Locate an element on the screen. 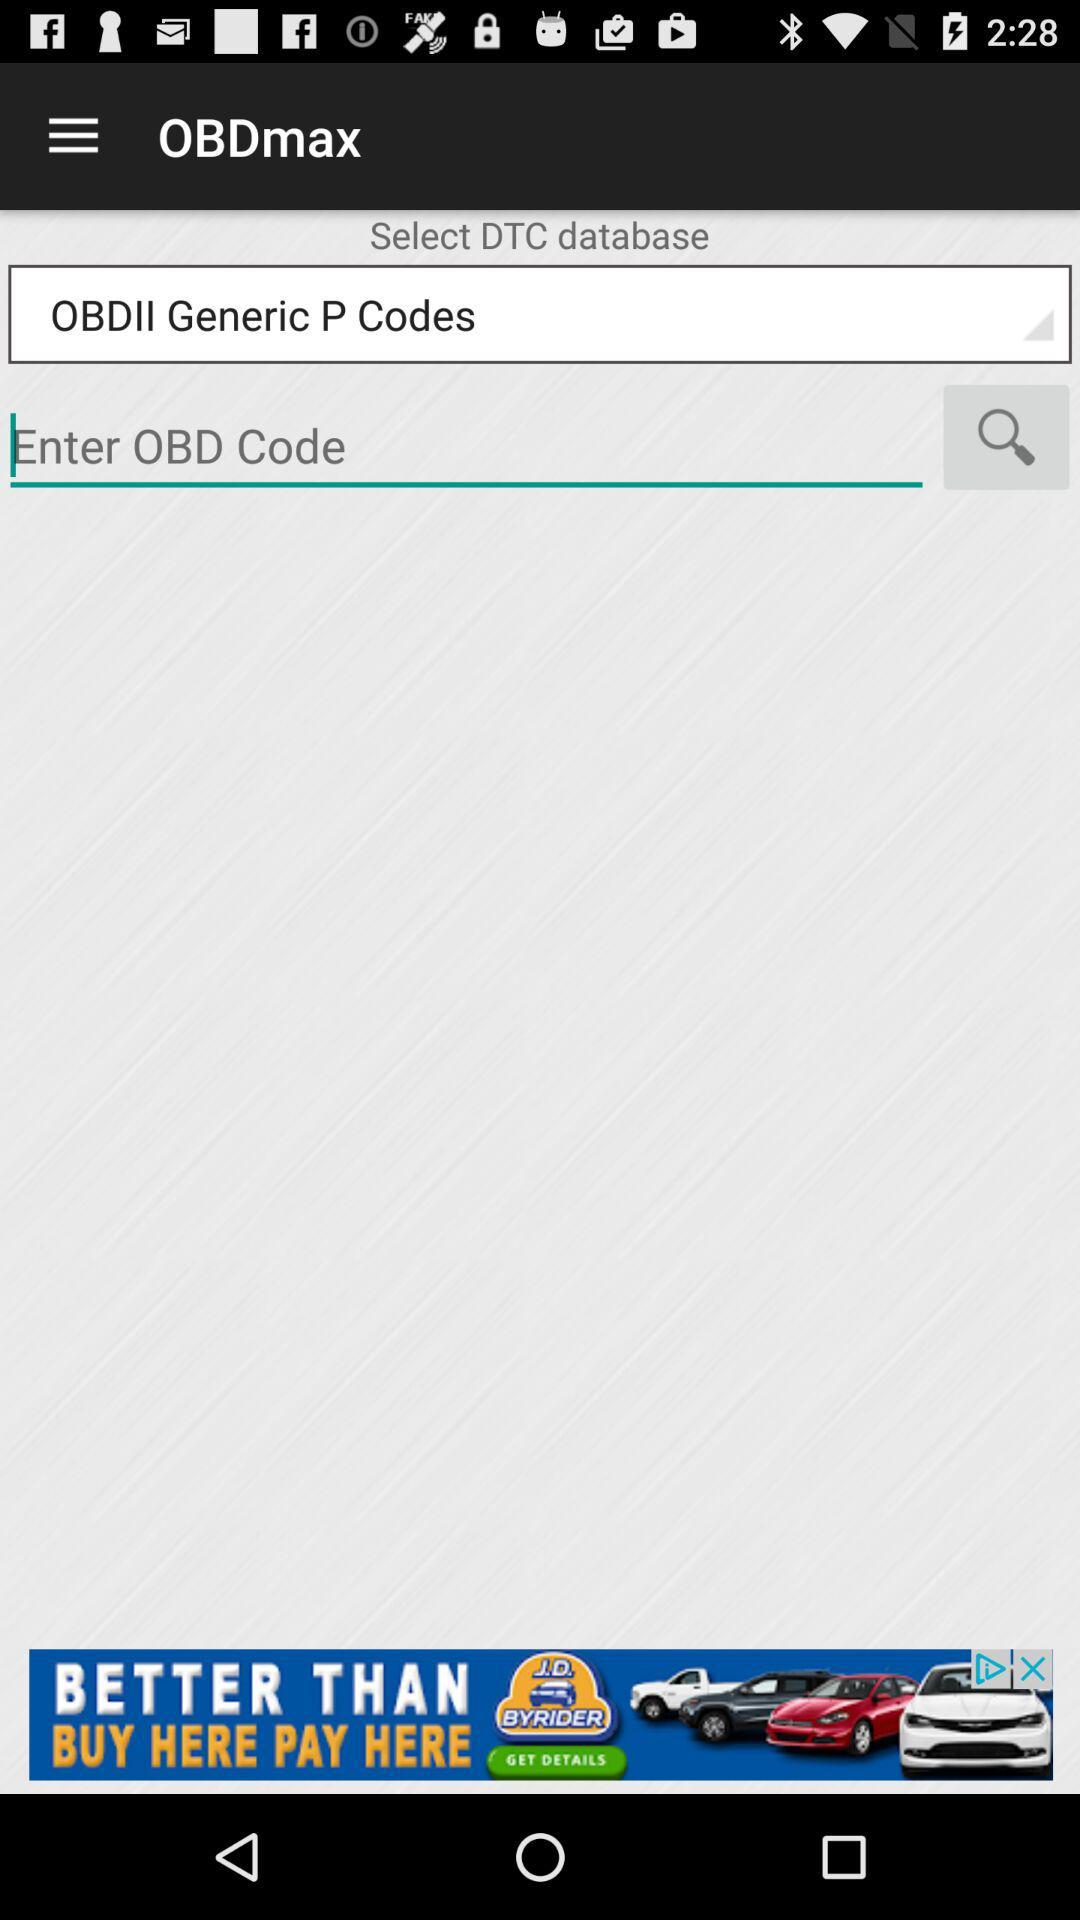 The height and width of the screenshot is (1920, 1080). search option is located at coordinates (1006, 436).